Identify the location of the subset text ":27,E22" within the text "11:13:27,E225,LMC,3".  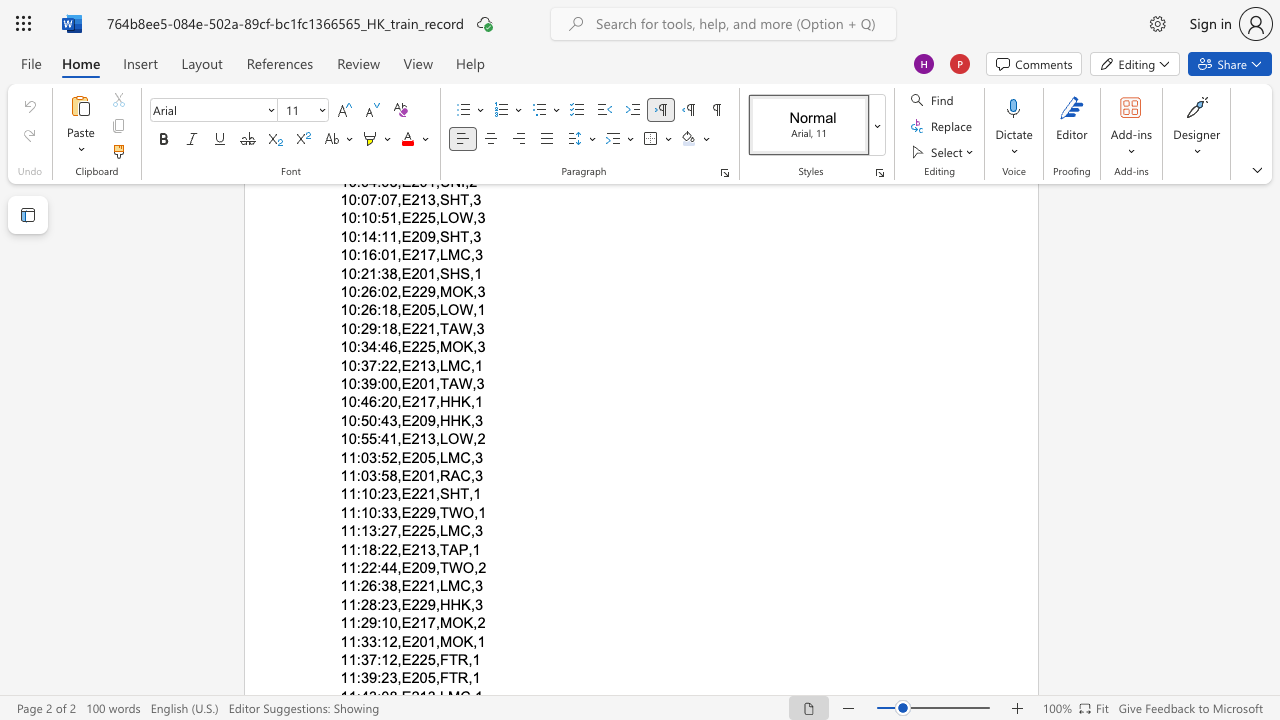
(377, 530).